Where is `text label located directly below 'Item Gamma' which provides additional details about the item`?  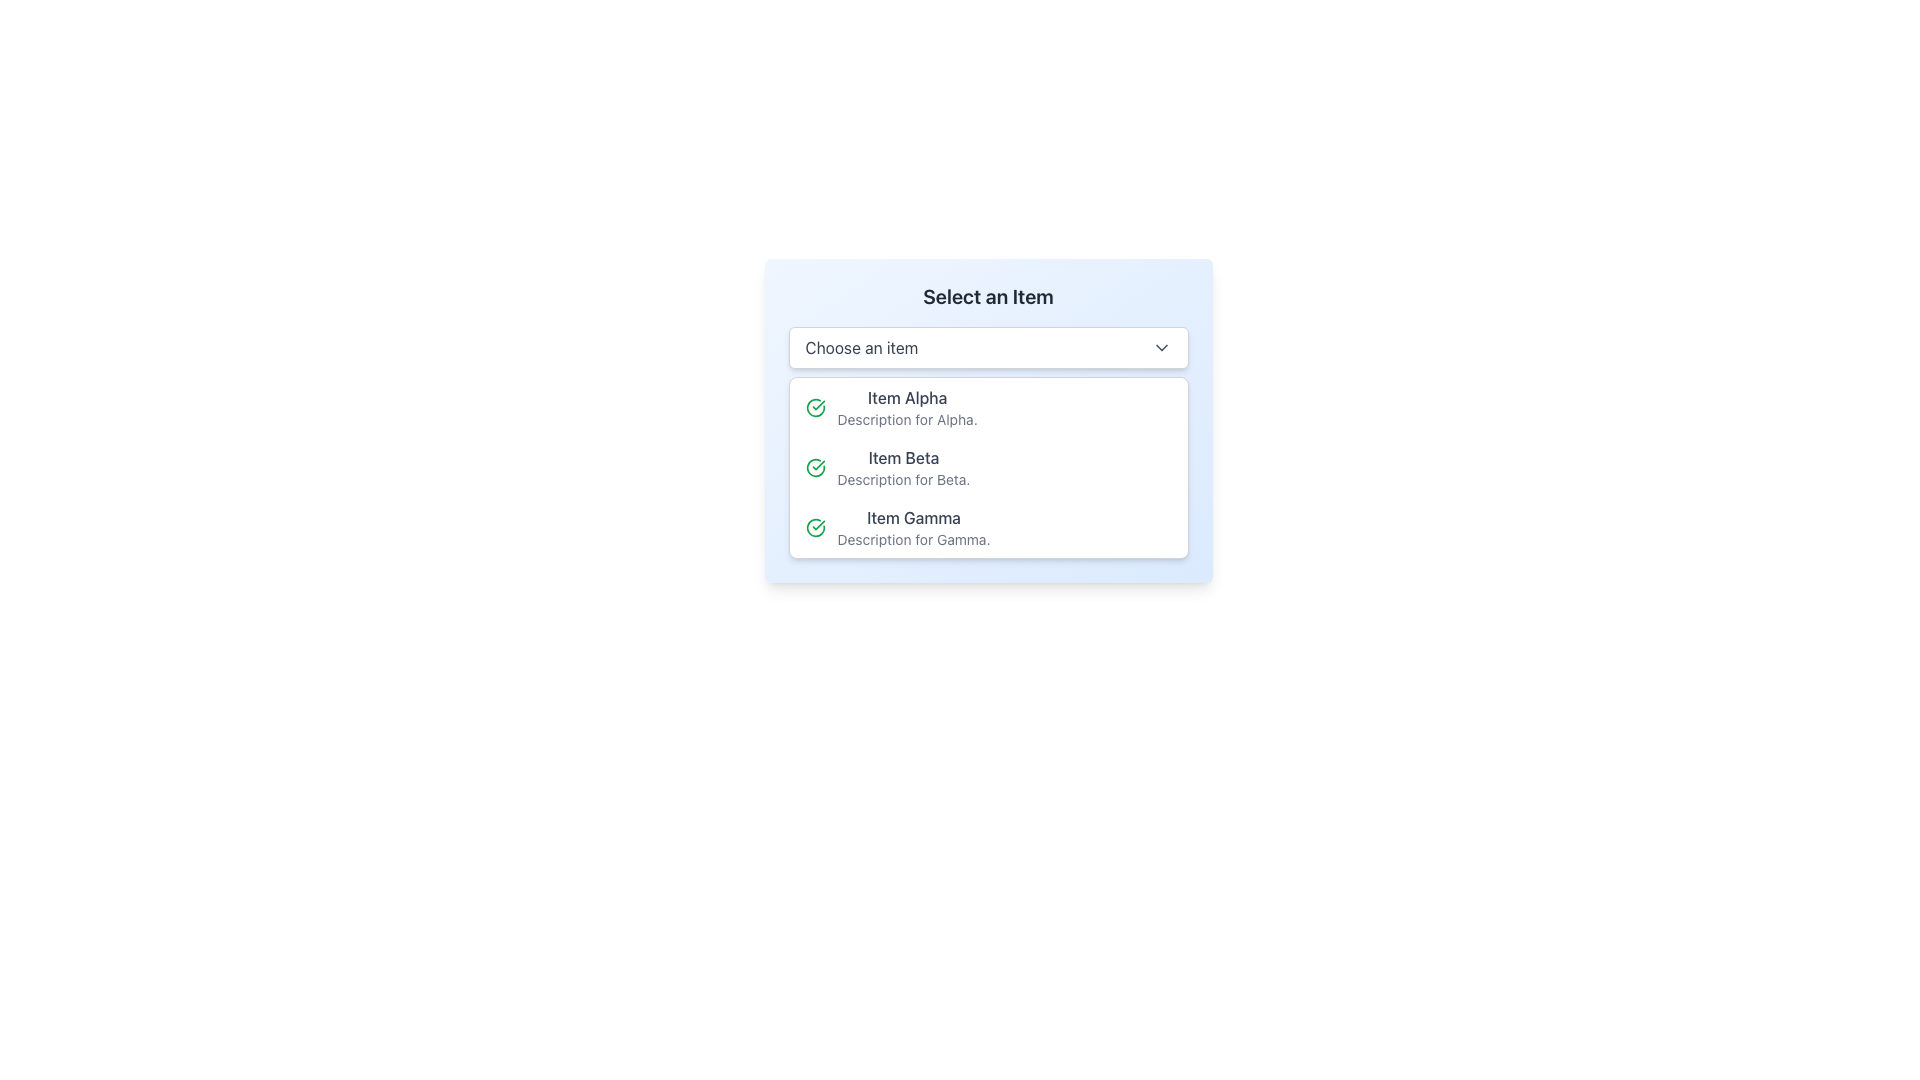 text label located directly below 'Item Gamma' which provides additional details about the item is located at coordinates (912, 540).